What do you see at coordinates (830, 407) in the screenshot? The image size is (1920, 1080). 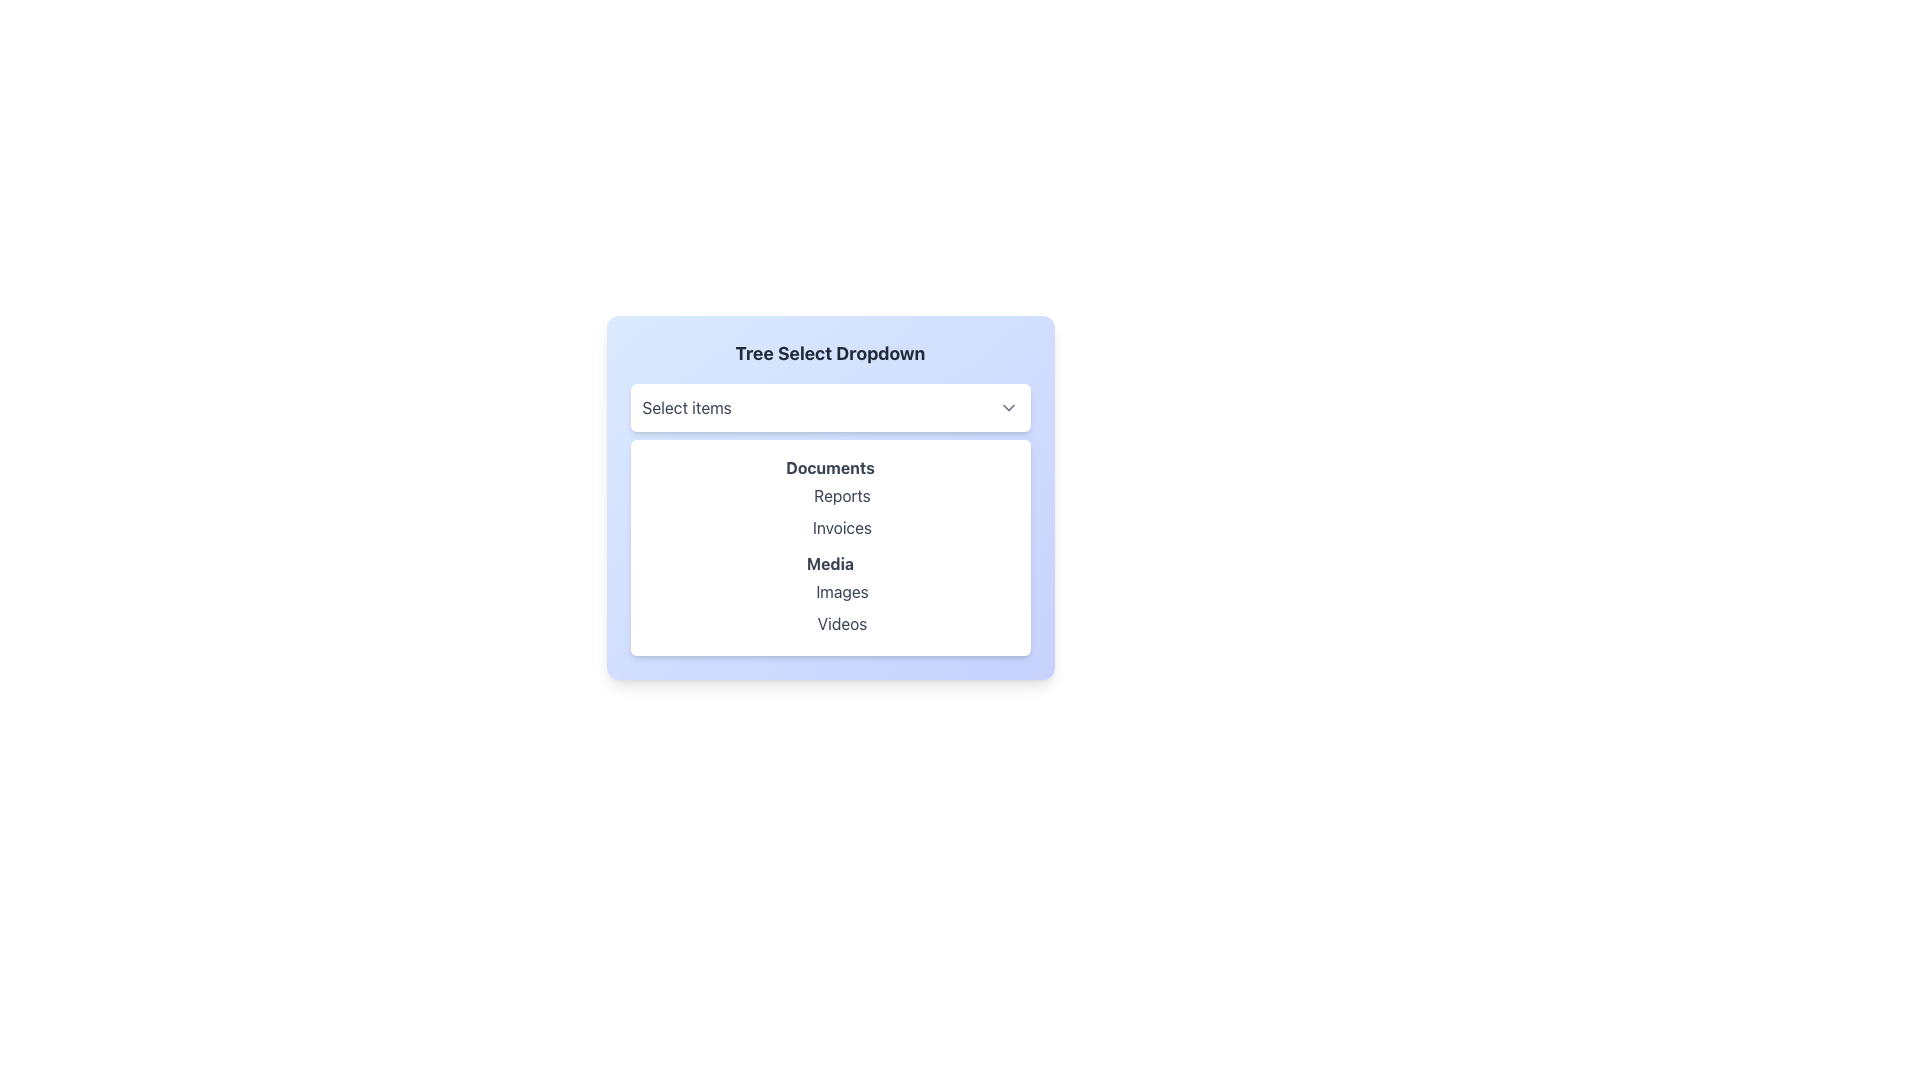 I see `the Dropdown Button located at the top of the dropdown component` at bounding box center [830, 407].